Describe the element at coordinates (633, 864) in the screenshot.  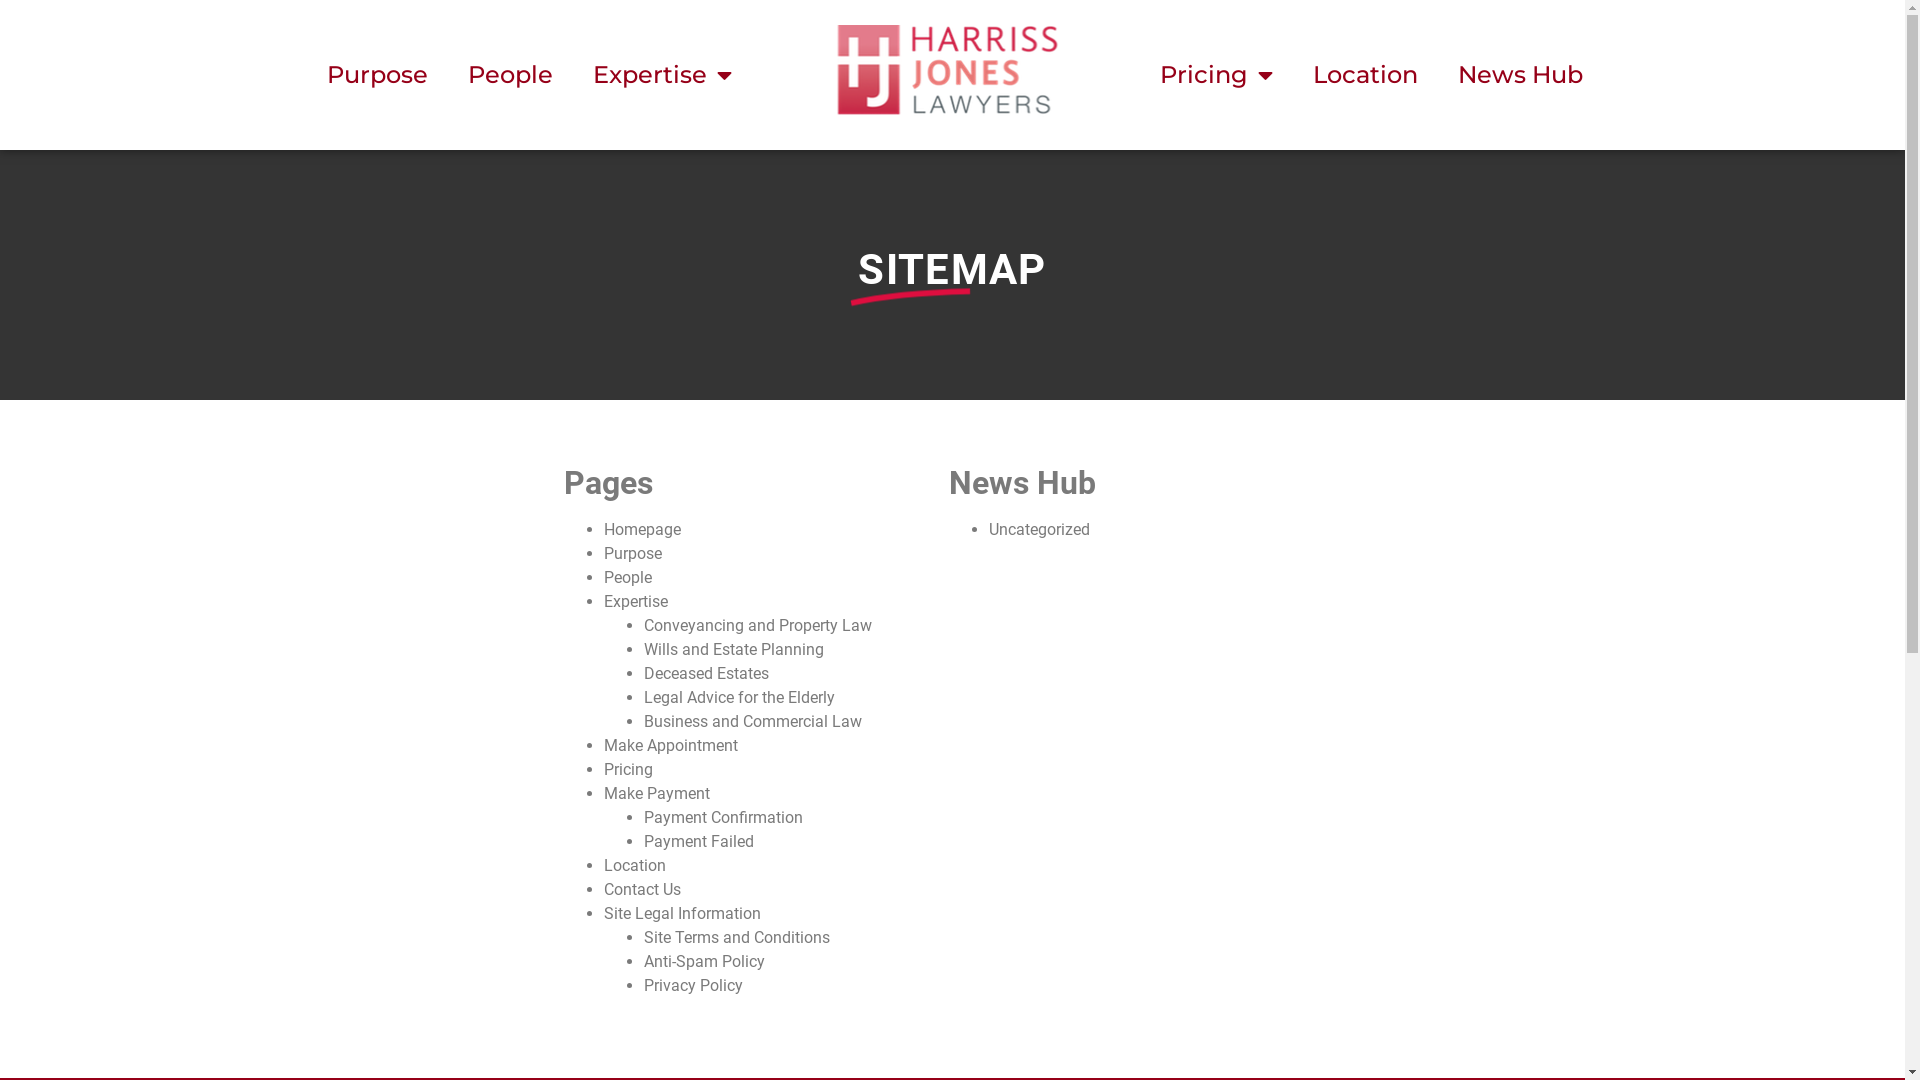
I see `'Location'` at that location.